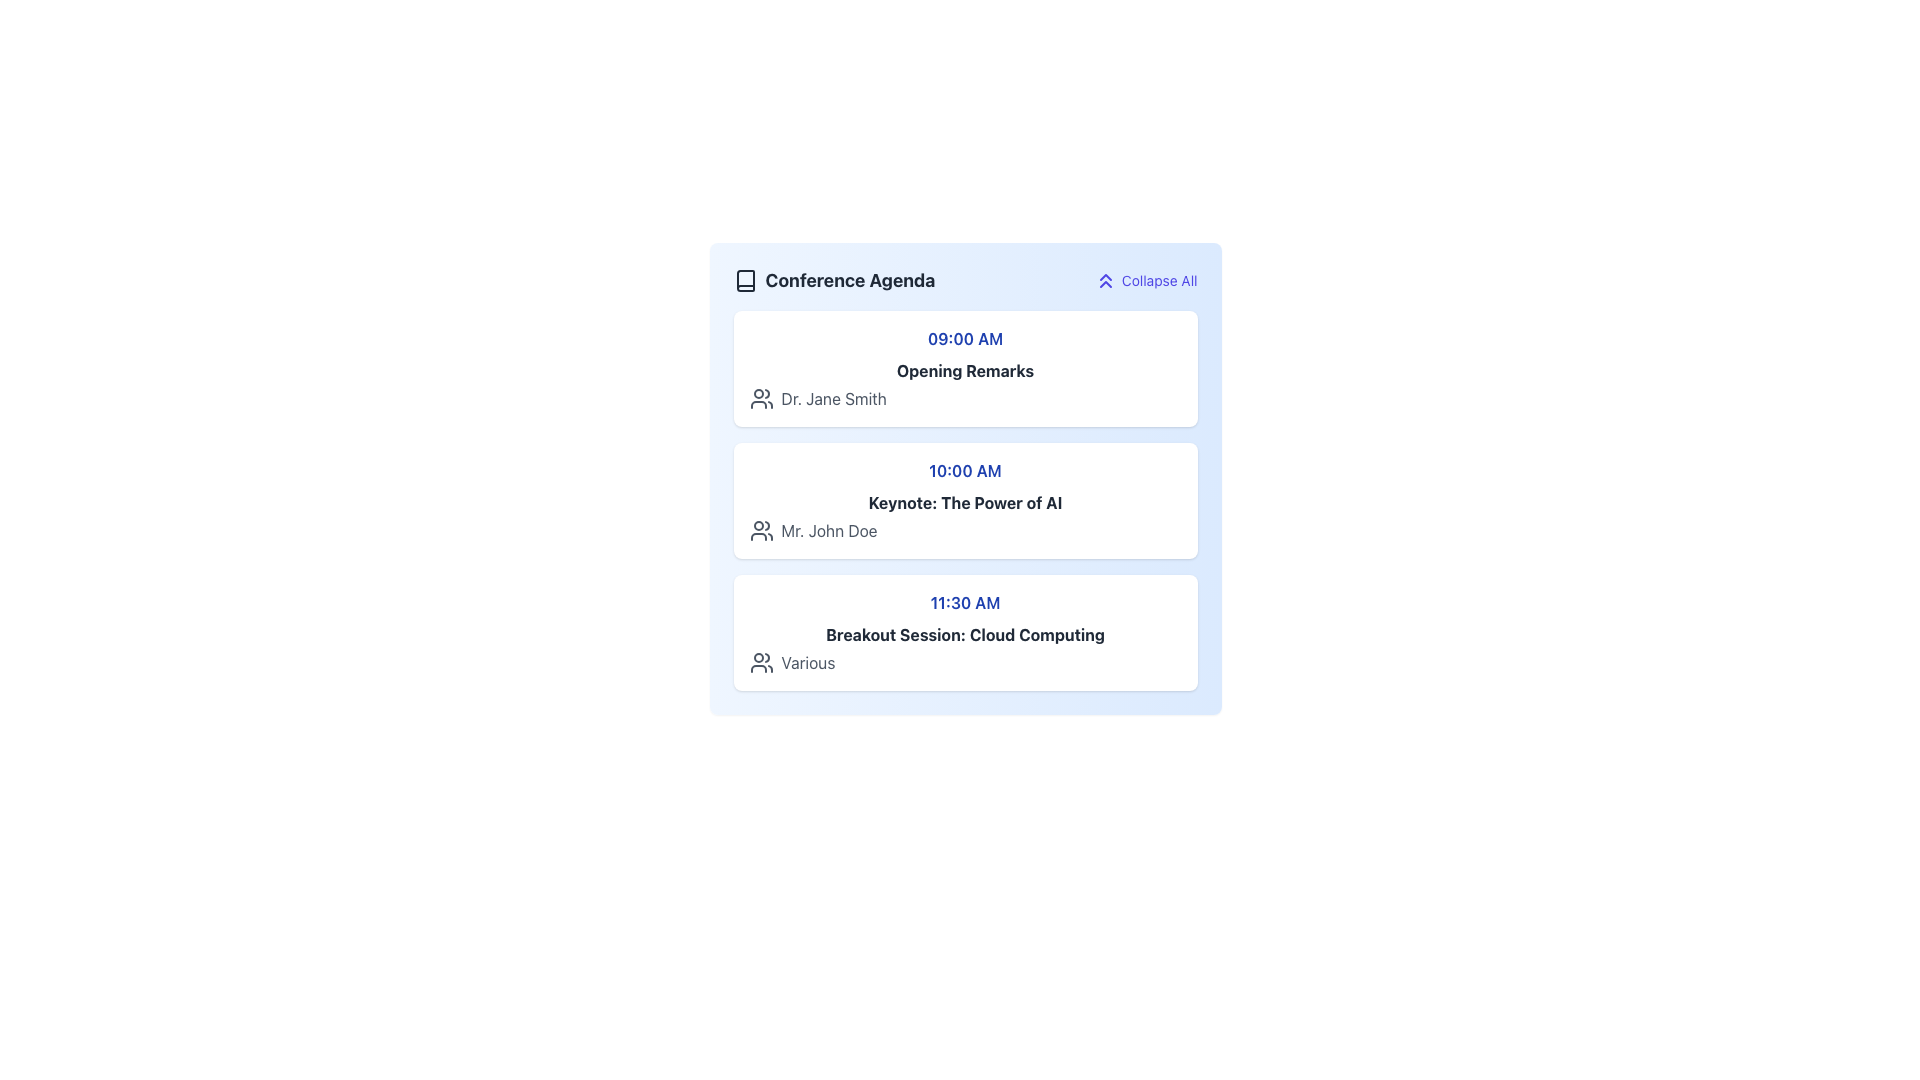  What do you see at coordinates (965, 338) in the screenshot?
I see `the static text displaying '09:00 AM' in bold blue font, located in the topmost session item of the conference agenda panel` at bounding box center [965, 338].